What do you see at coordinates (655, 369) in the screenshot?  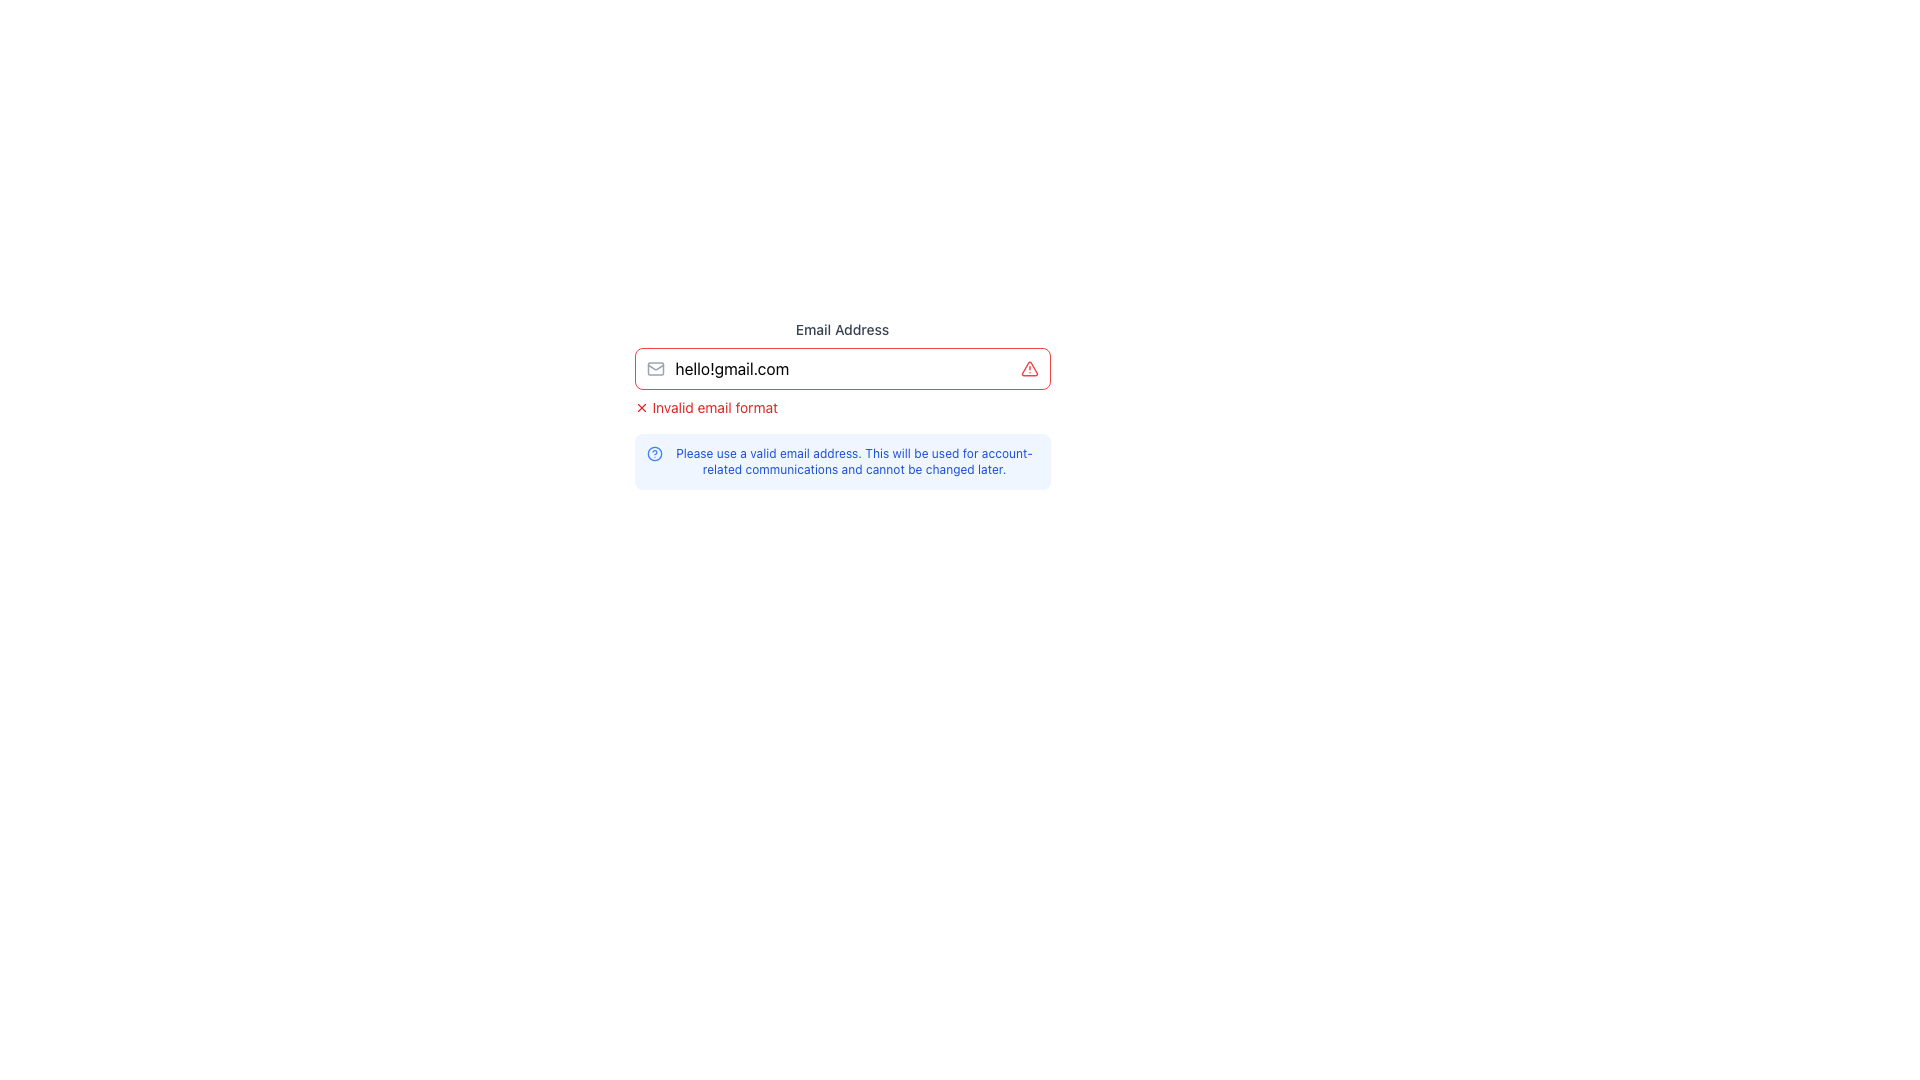 I see `the email icon located on the left edge of the email input box, visually indicating the intended input for an email address` at bounding box center [655, 369].